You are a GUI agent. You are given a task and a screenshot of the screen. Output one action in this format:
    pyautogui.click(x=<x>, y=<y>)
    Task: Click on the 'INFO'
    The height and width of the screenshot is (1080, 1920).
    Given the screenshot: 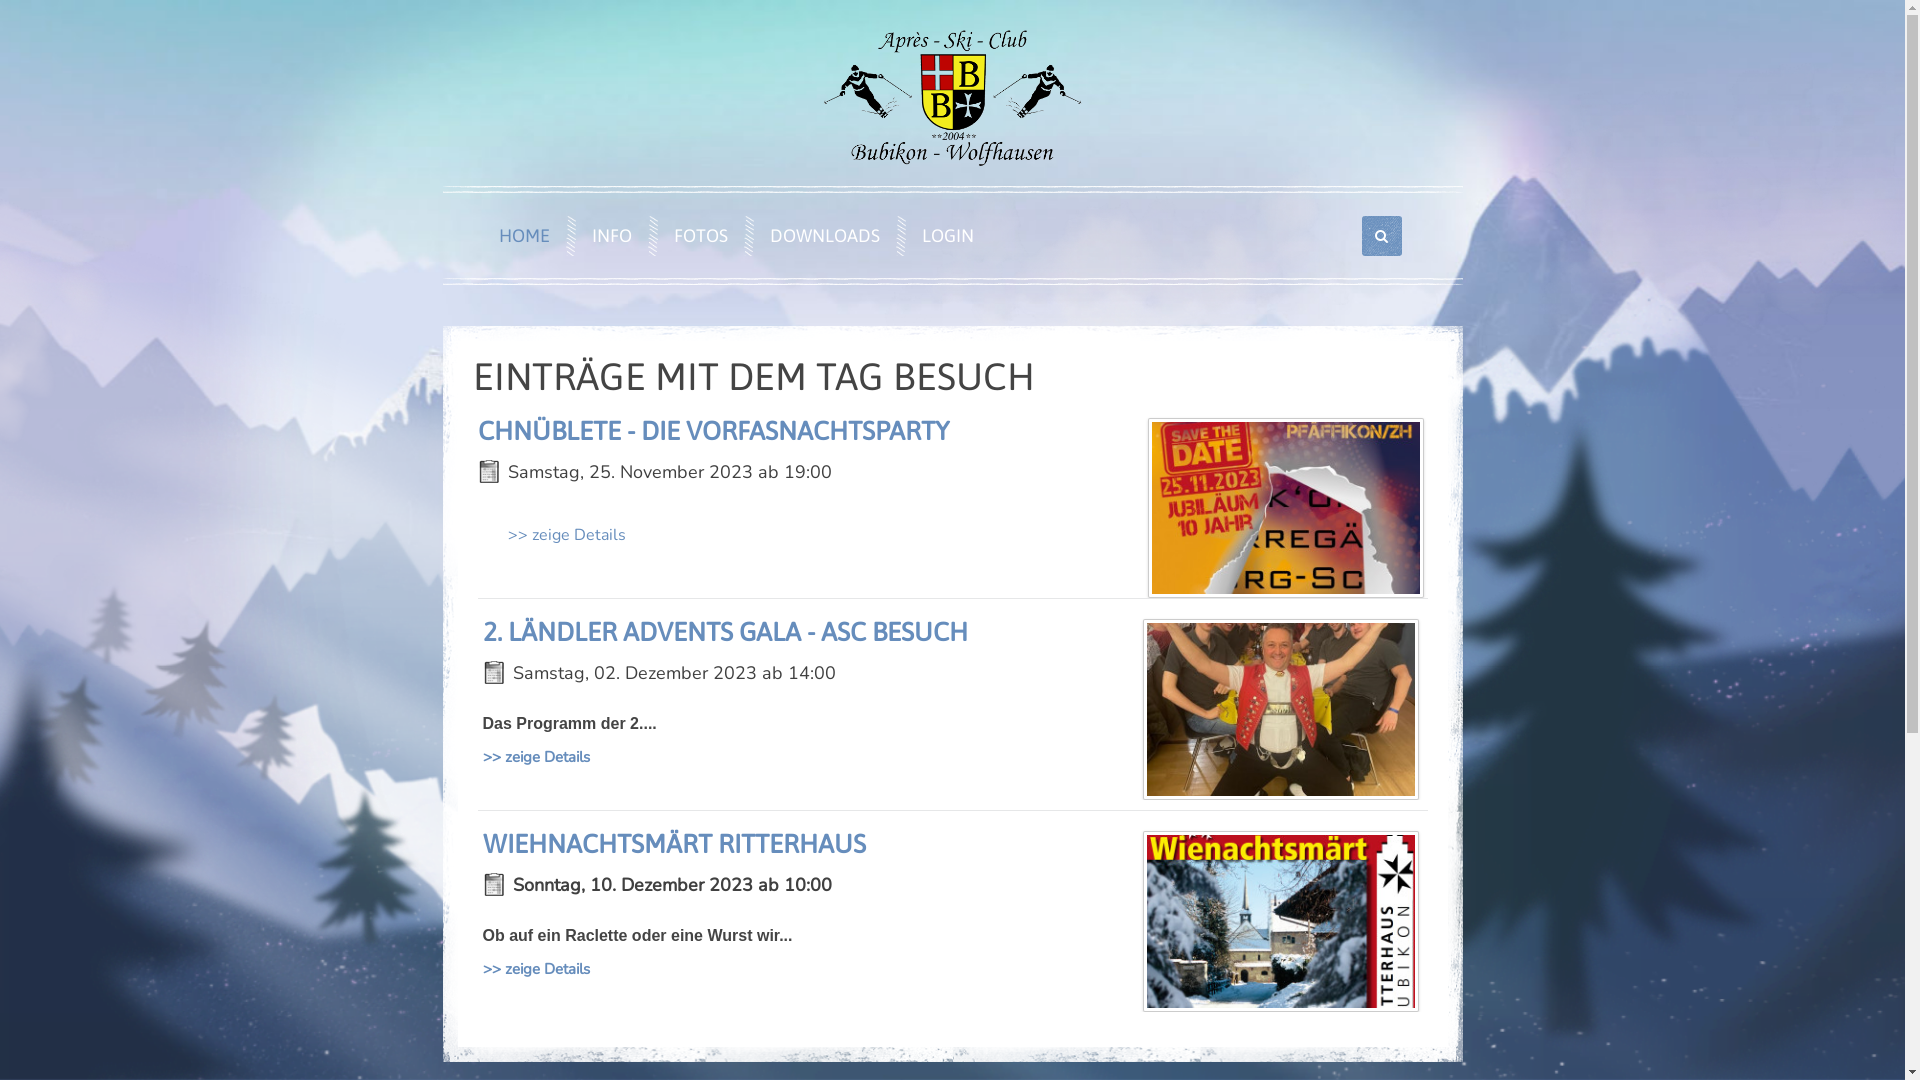 What is the action you would take?
    pyautogui.click(x=605, y=234)
    